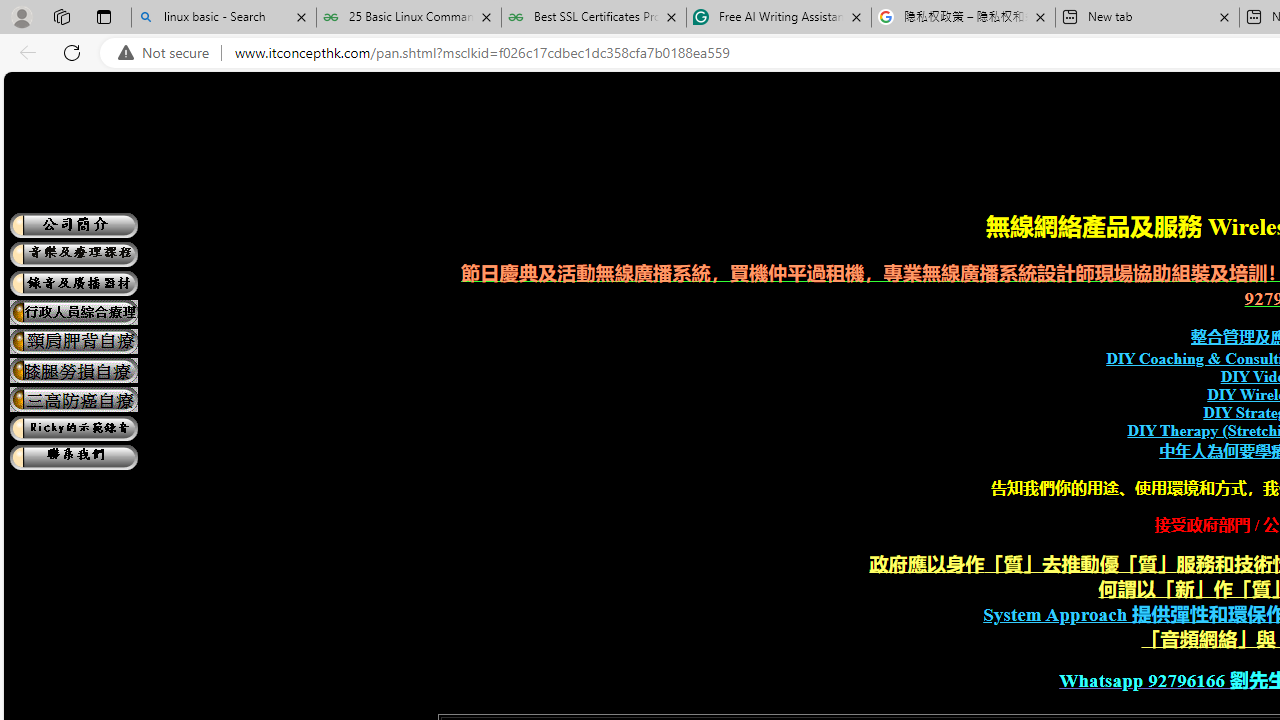  I want to click on 'Best SSL Certificates Provider in India - GeeksforGeeks', so click(592, 17).